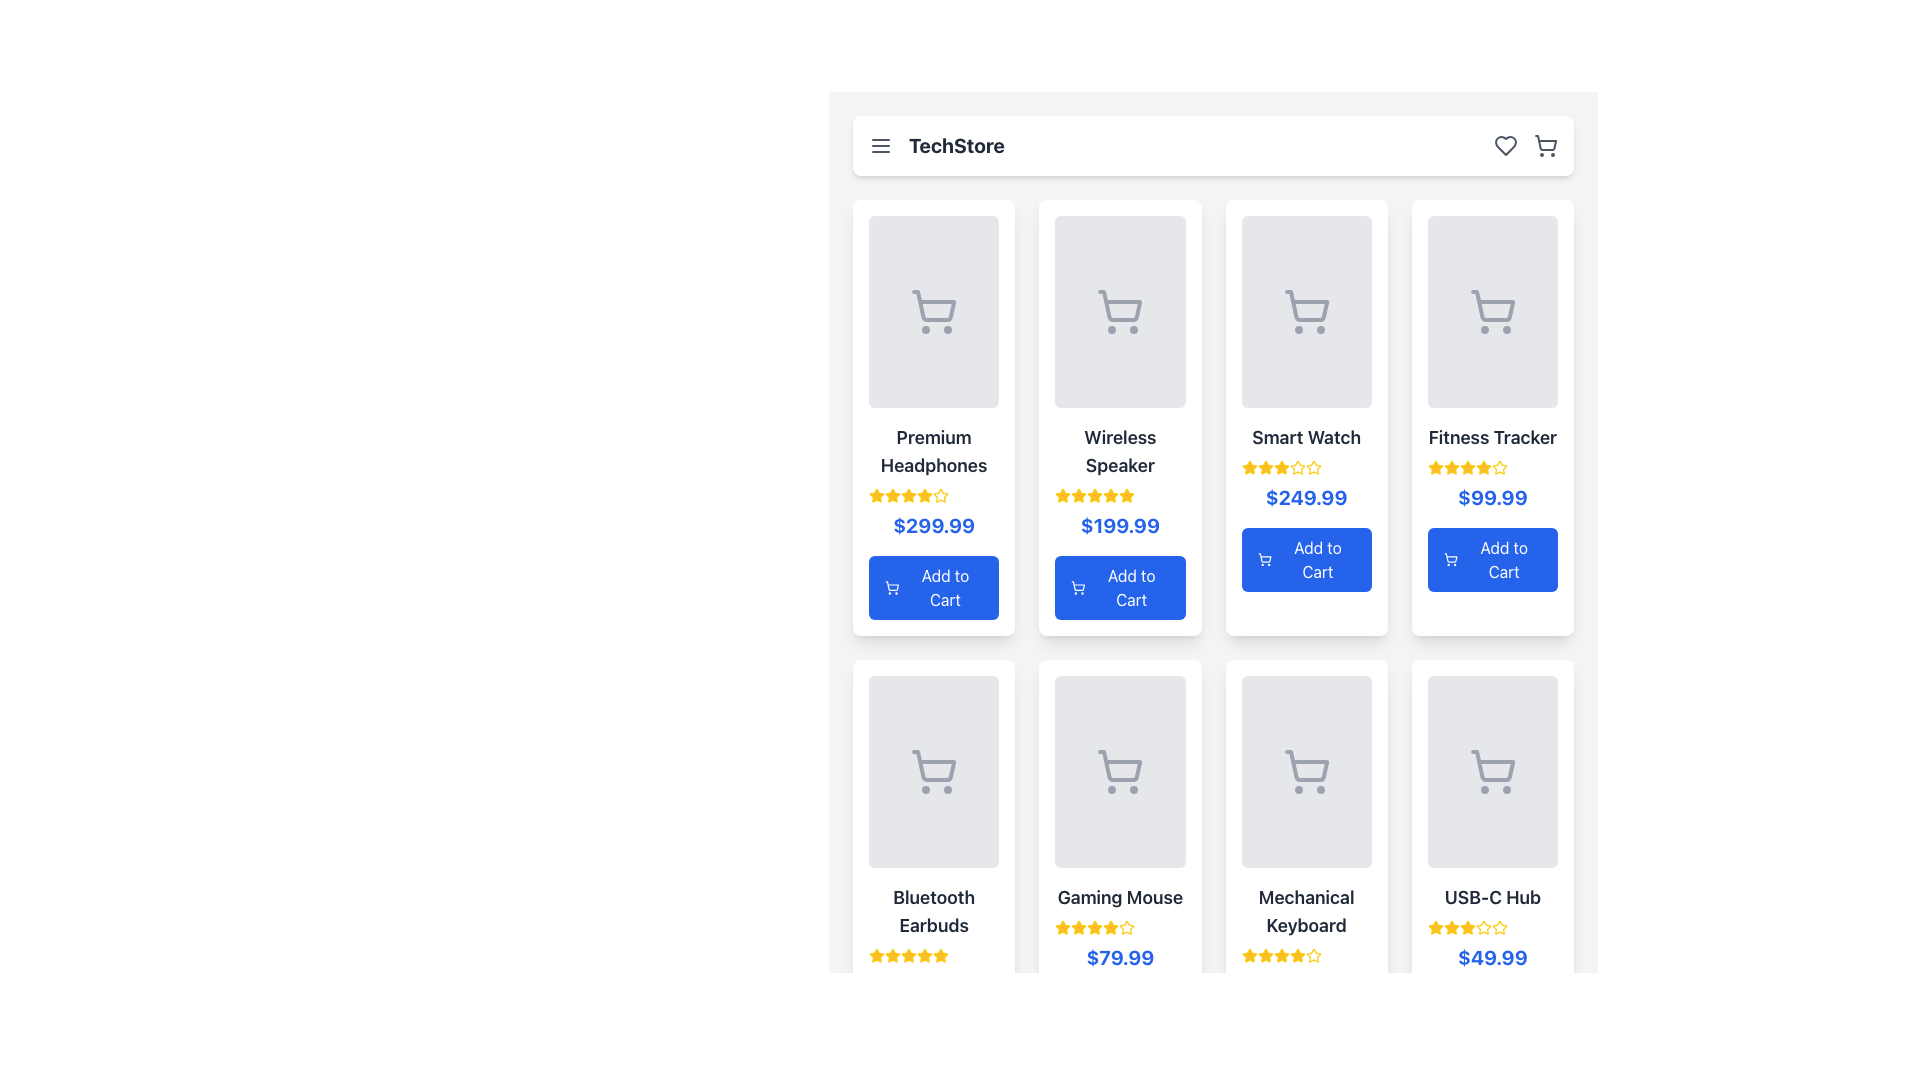  I want to click on the 'Smart Watch' text label using keyboard navigation, so click(1306, 437).